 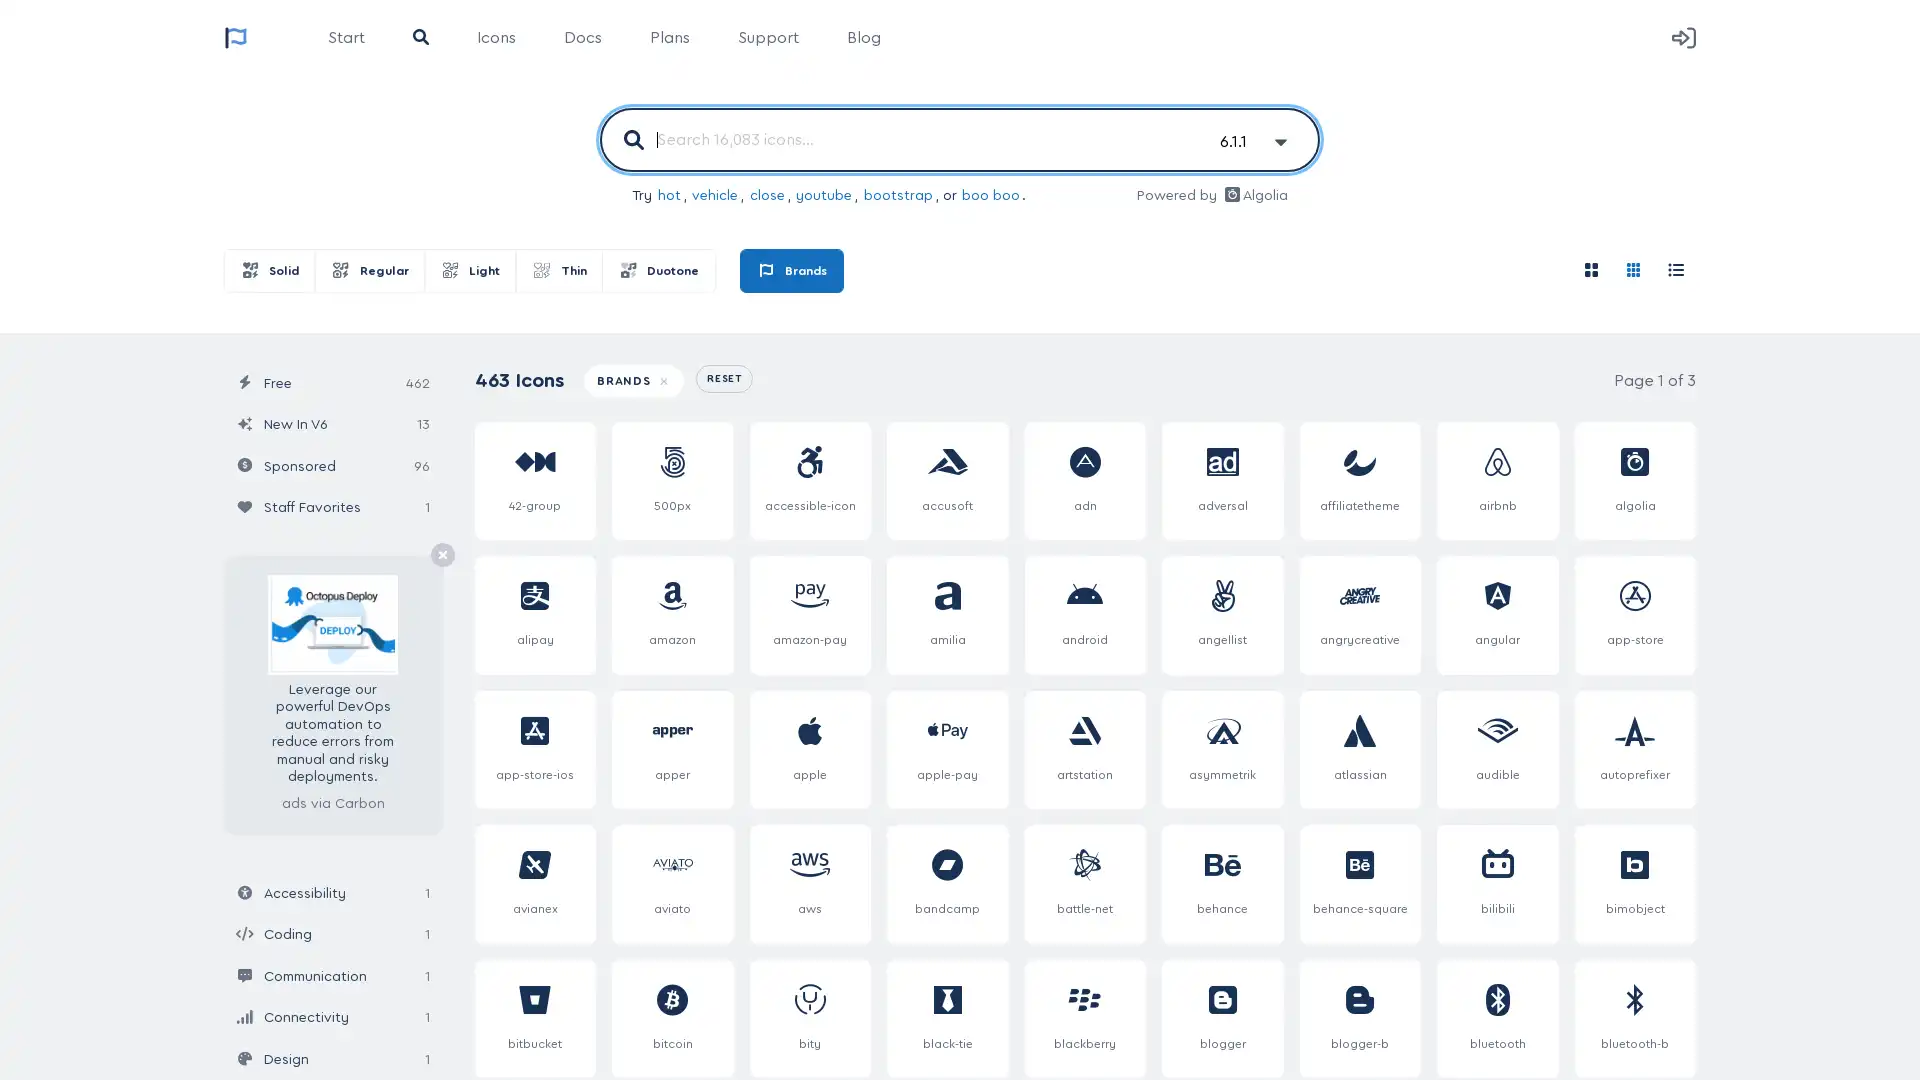 I want to click on 500px, so click(x=672, y=494).